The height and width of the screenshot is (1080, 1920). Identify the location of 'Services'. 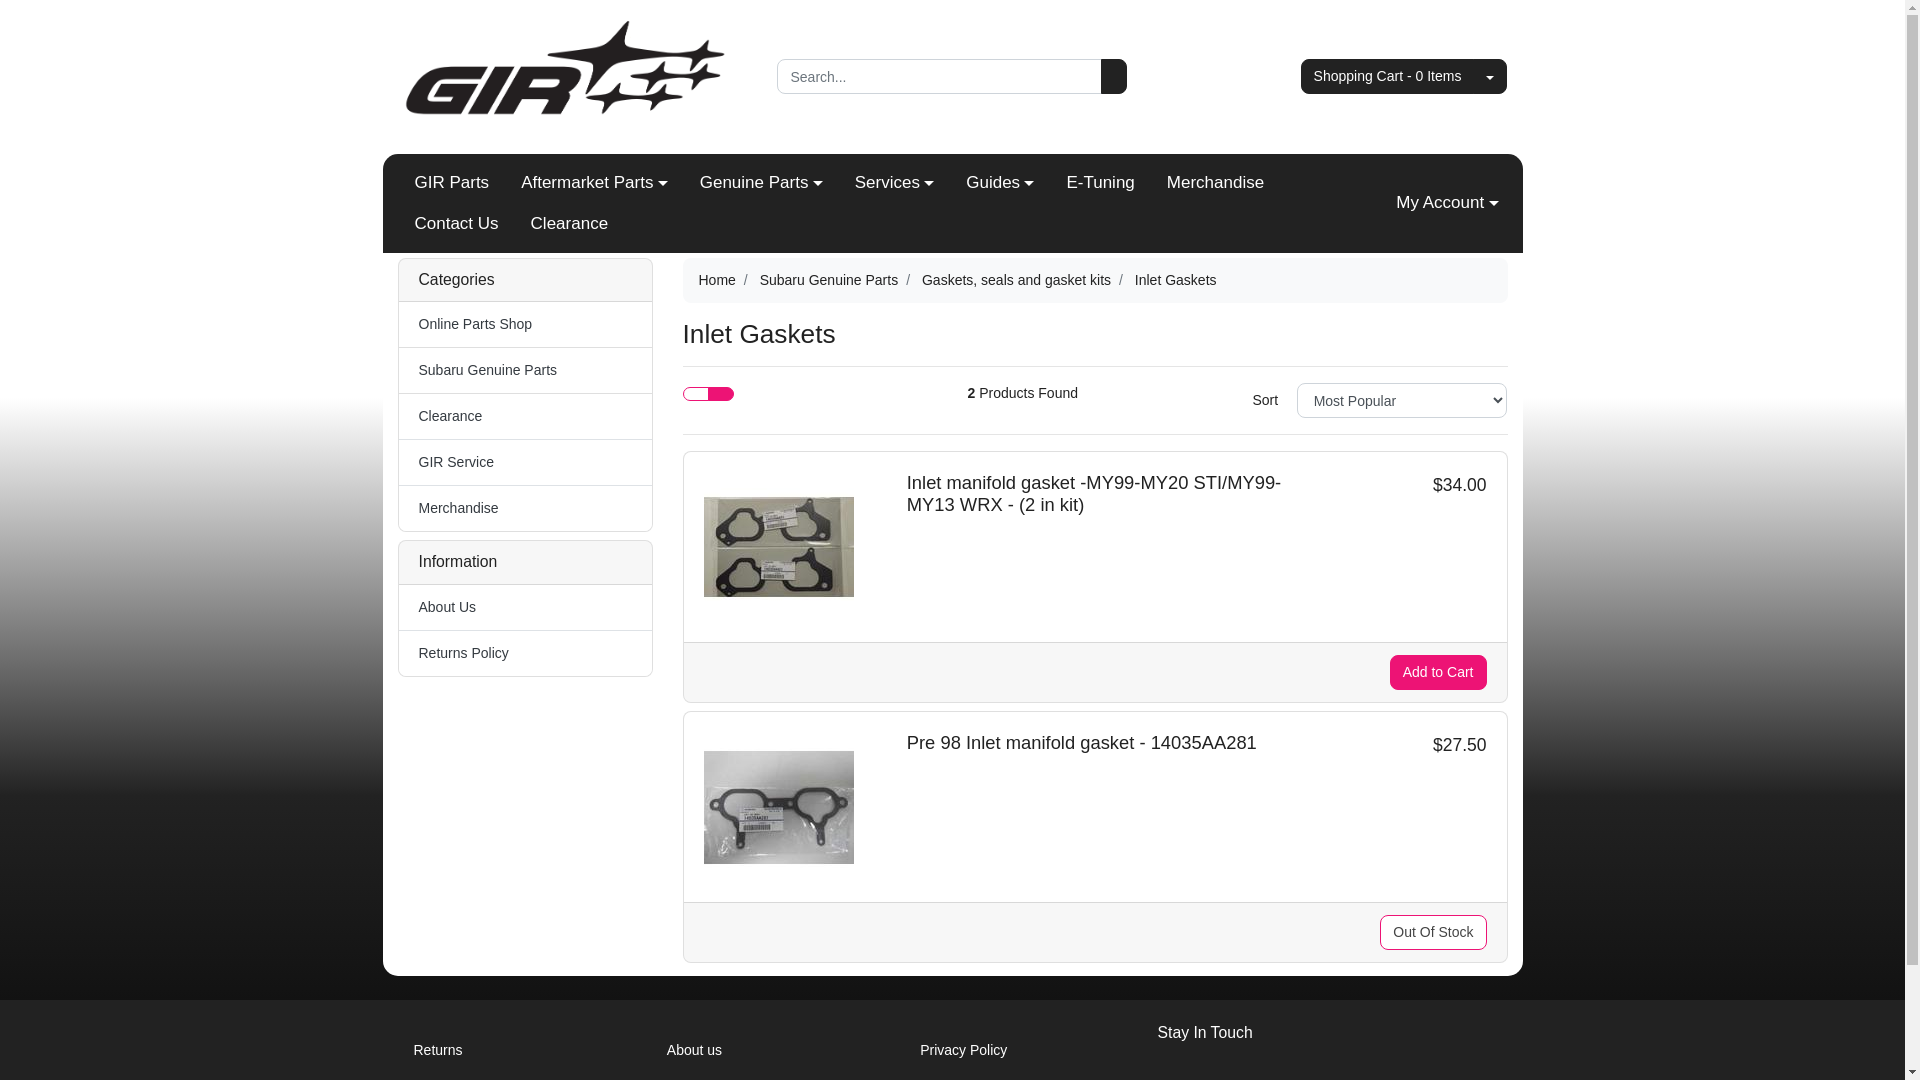
(893, 182).